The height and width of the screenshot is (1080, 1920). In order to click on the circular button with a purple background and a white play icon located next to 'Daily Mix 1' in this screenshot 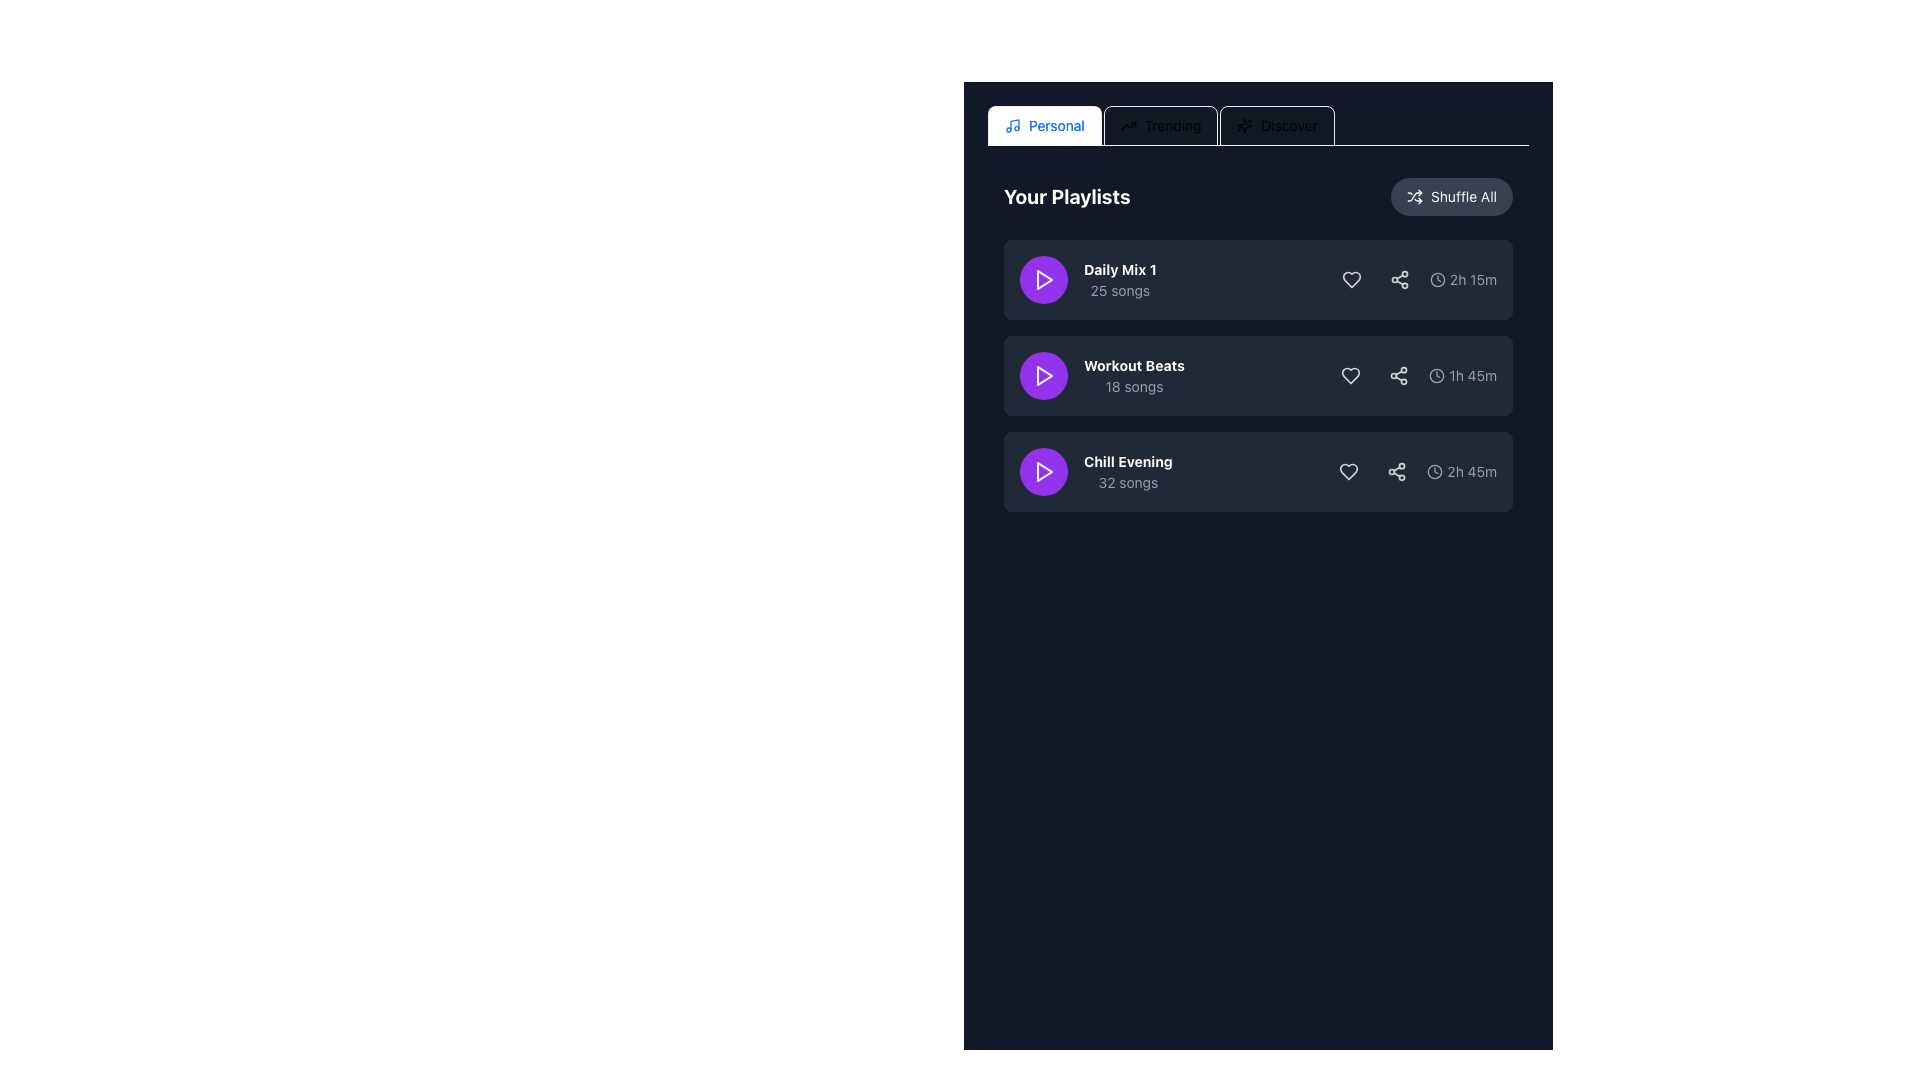, I will do `click(1042, 280)`.